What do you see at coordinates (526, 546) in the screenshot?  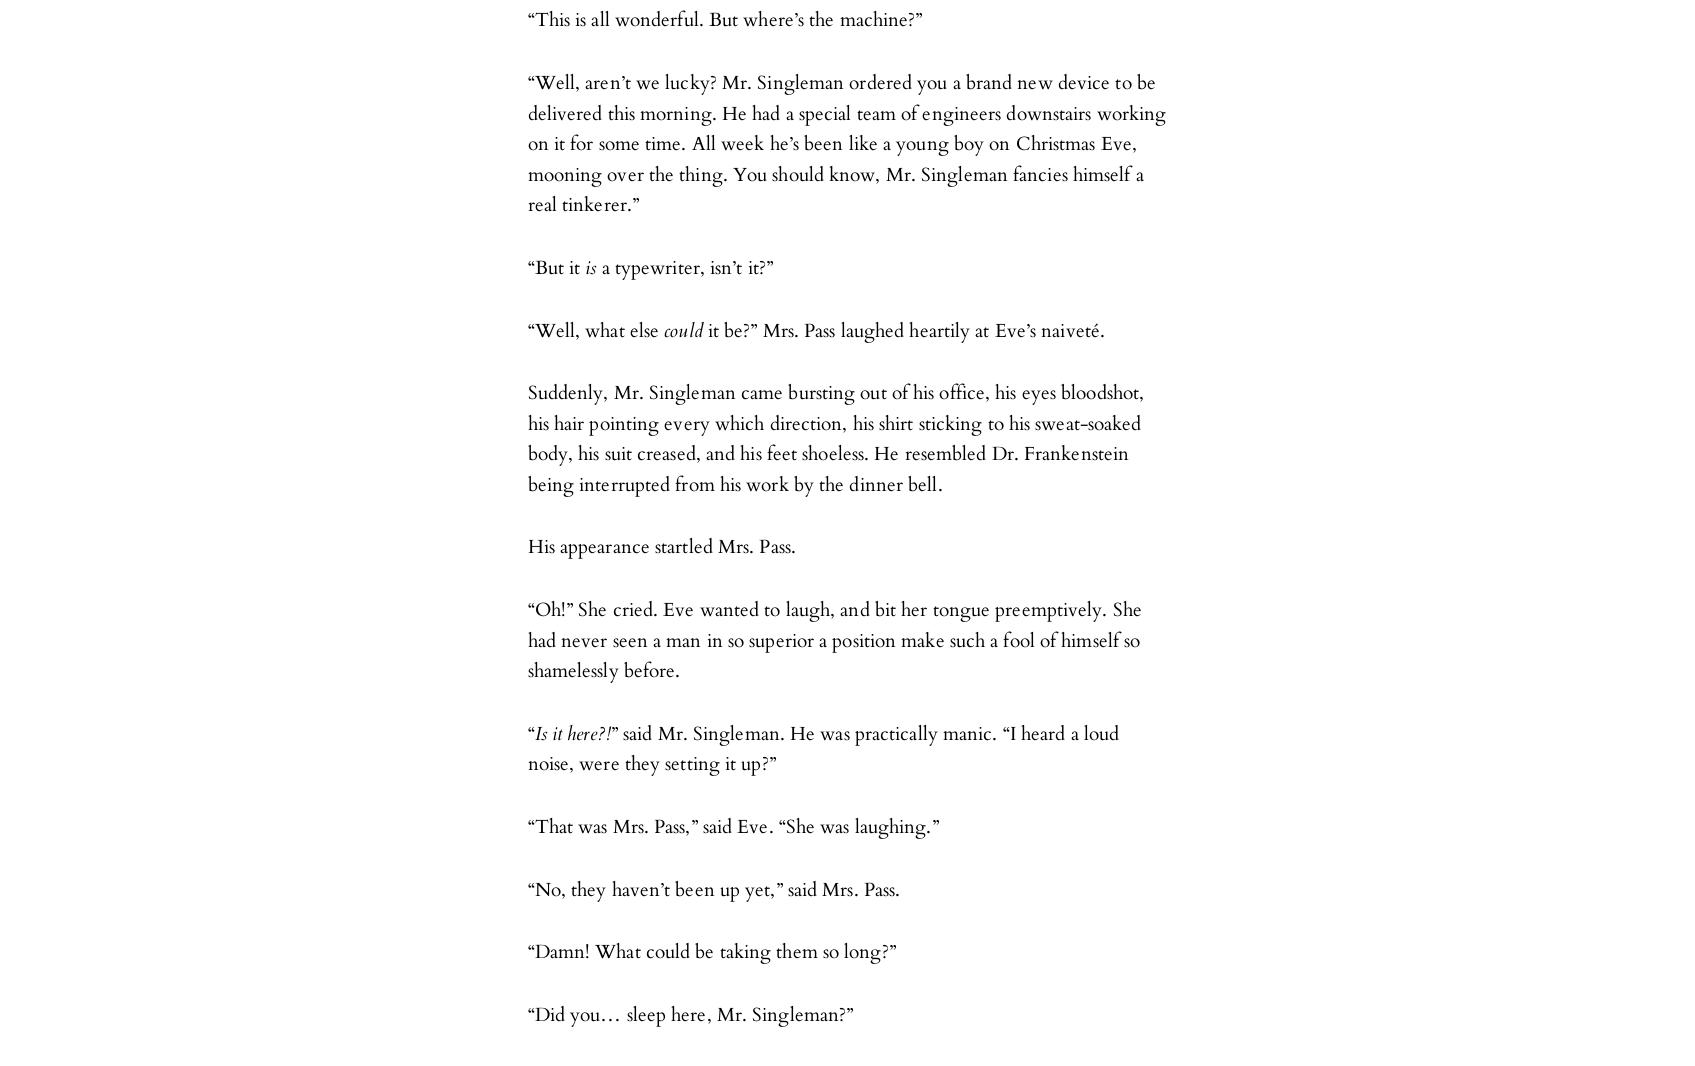 I see `'His appearance startled Mrs. Pass.'` at bounding box center [526, 546].